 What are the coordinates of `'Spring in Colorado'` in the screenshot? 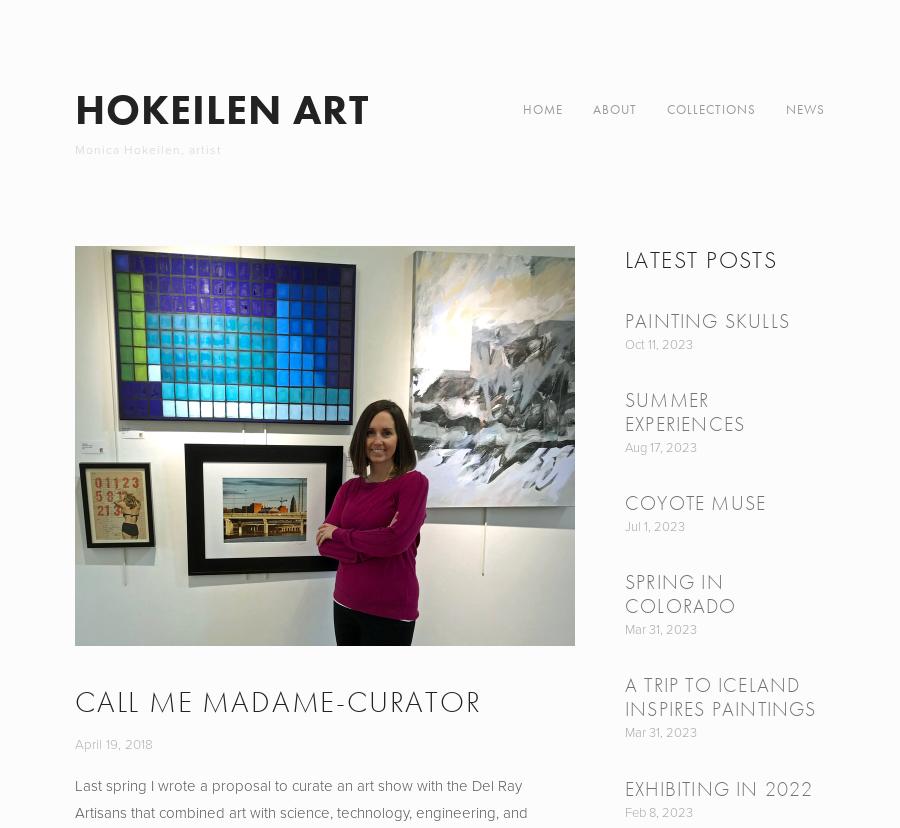 It's located at (679, 593).